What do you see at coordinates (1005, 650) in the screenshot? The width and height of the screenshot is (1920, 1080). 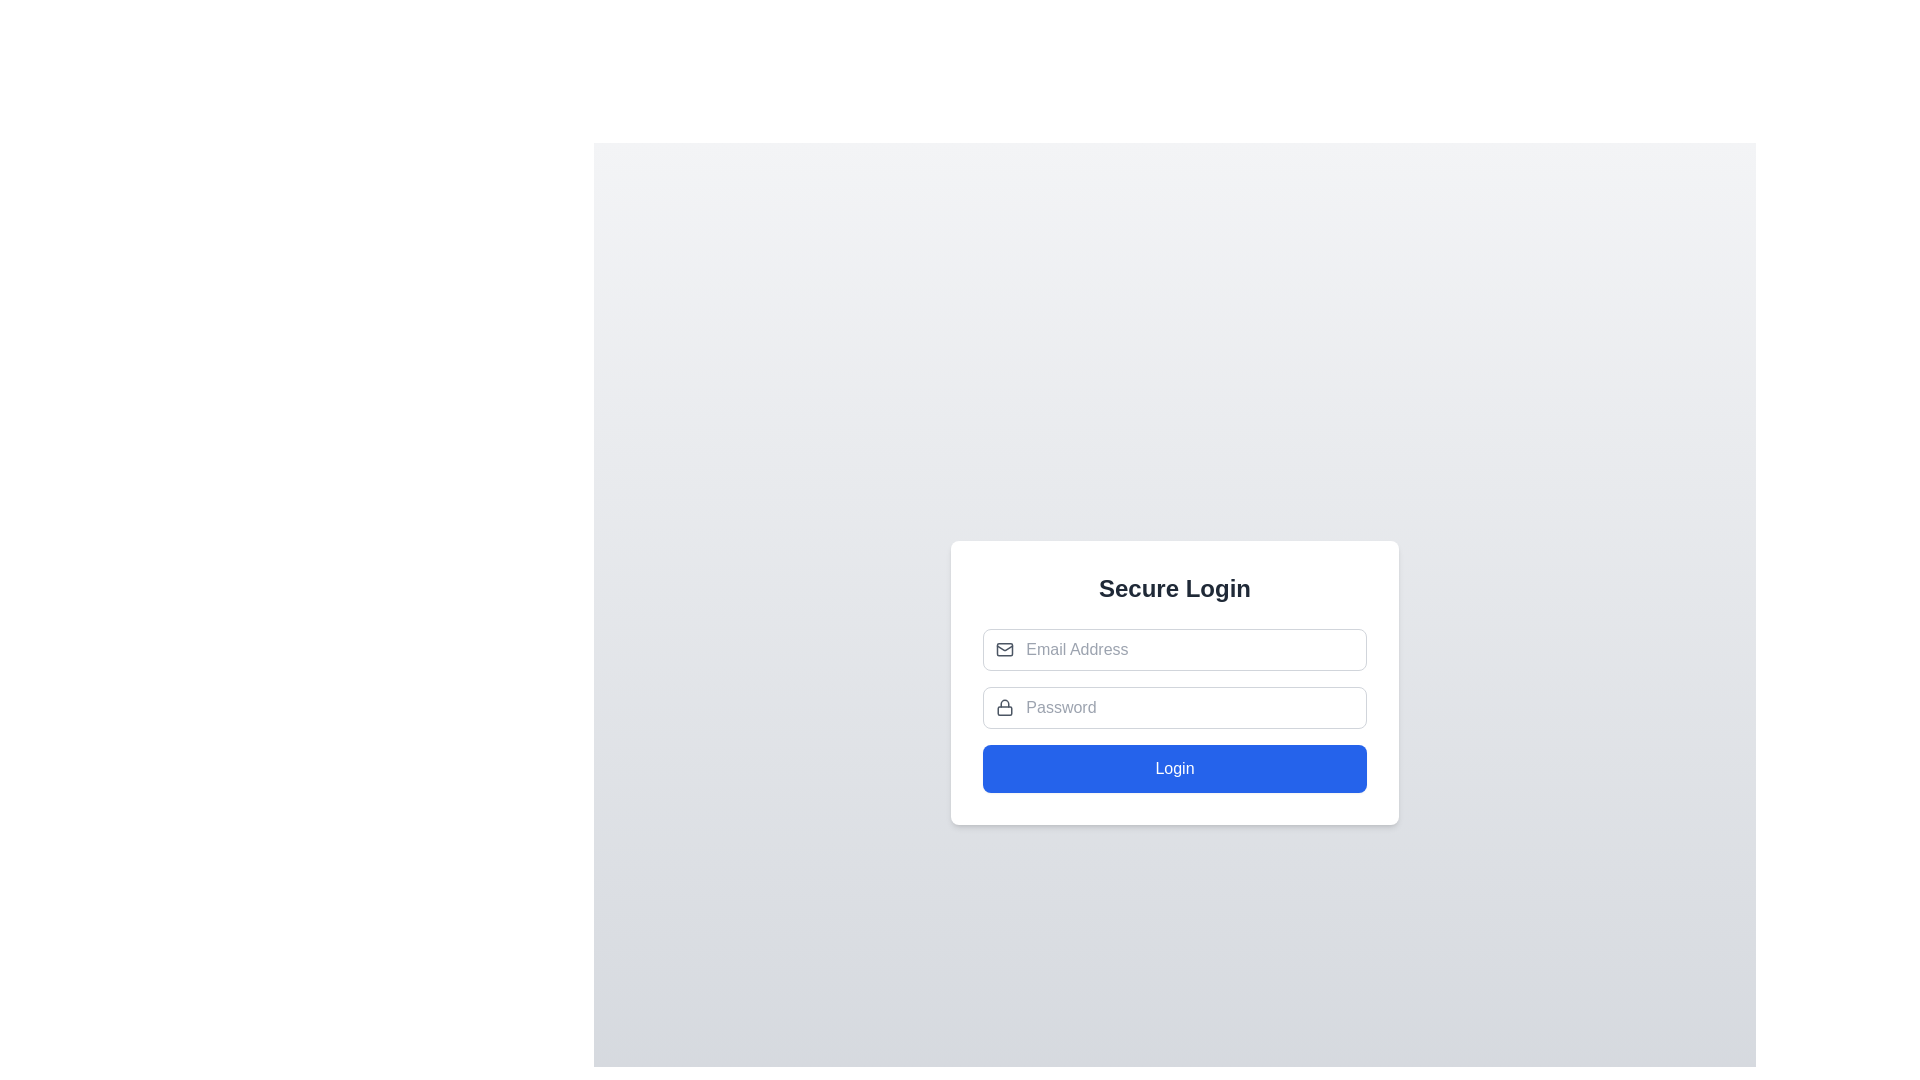 I see `the mail or envelope icon located to the immediate left of the 'Email Address' input field within the login form` at bounding box center [1005, 650].